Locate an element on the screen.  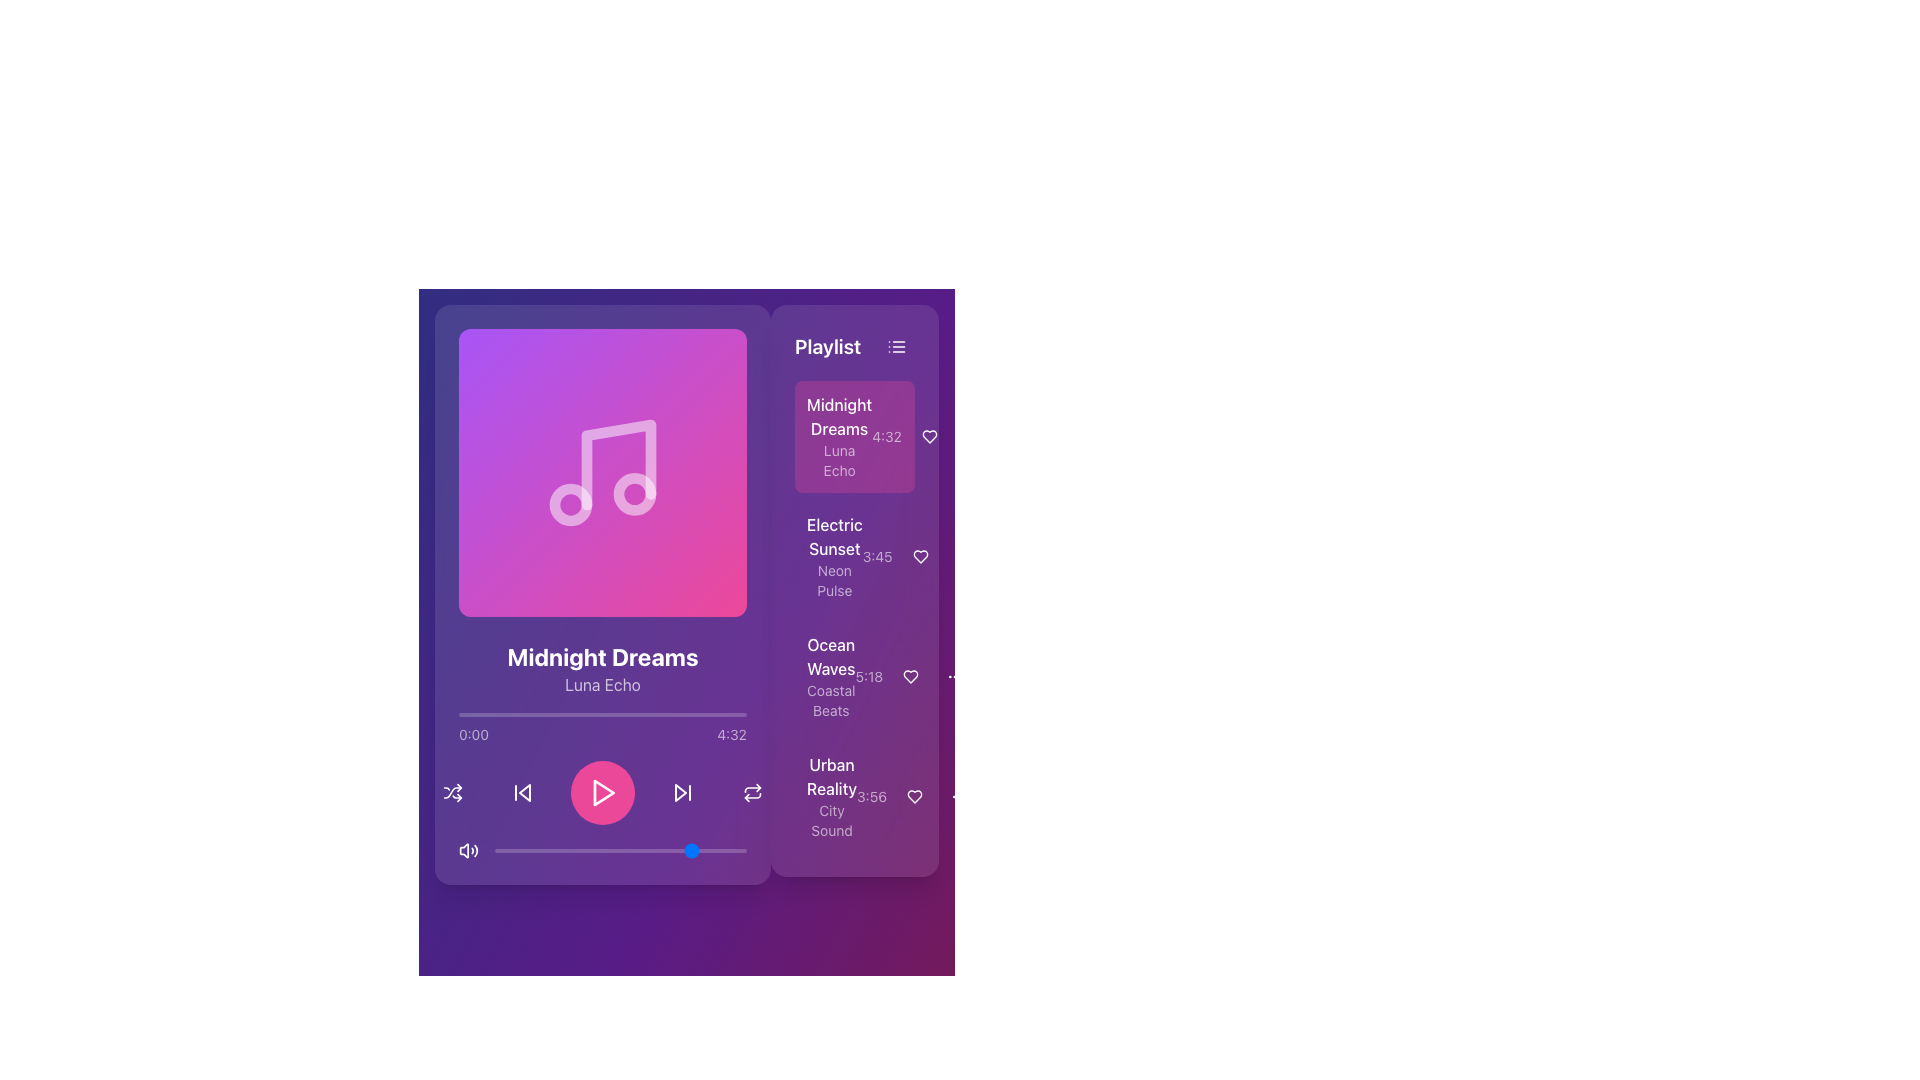
the text display element that shows 'Electric Sunset', which is the title of the second song entry in the 'Playlist' section under 'Midnight Dreams' is located at coordinates (834, 535).